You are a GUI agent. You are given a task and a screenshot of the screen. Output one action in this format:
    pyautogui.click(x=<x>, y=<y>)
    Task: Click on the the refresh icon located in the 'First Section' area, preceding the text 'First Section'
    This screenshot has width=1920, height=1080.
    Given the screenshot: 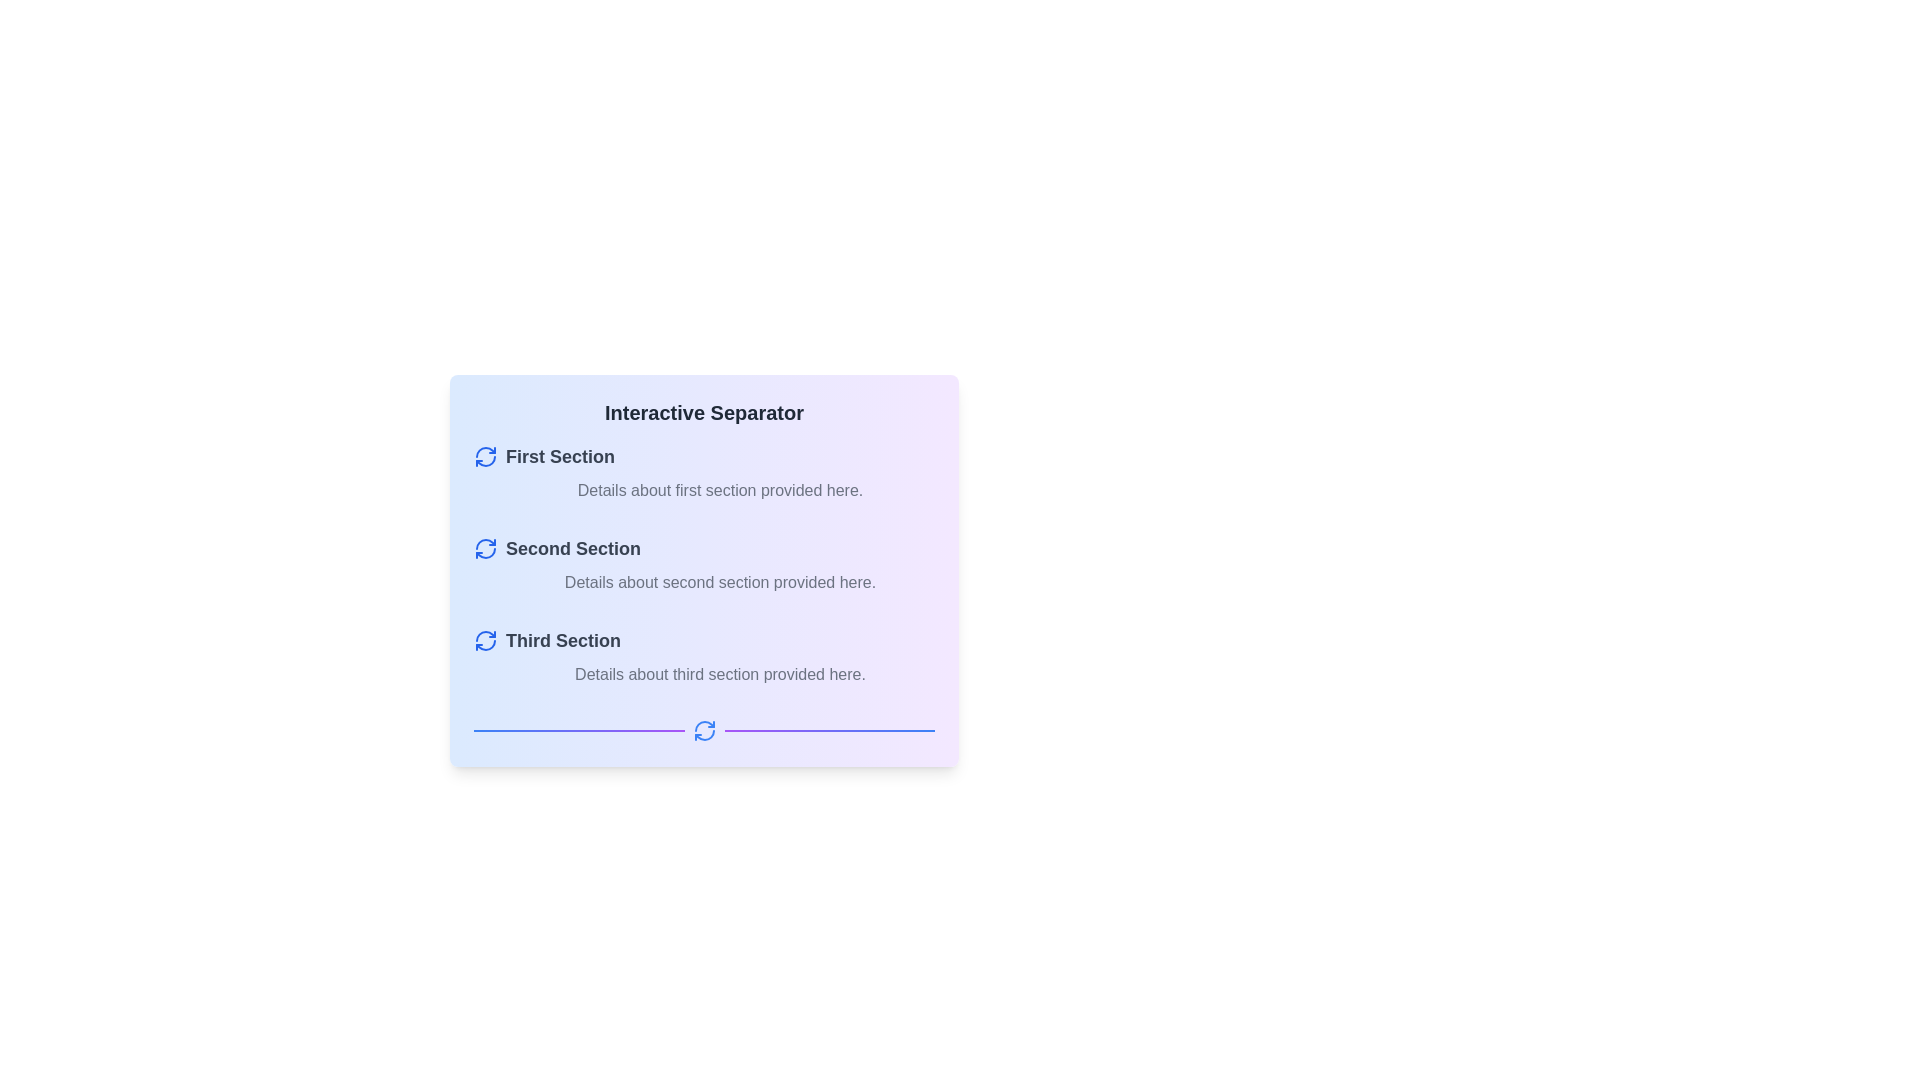 What is the action you would take?
    pyautogui.click(x=485, y=456)
    